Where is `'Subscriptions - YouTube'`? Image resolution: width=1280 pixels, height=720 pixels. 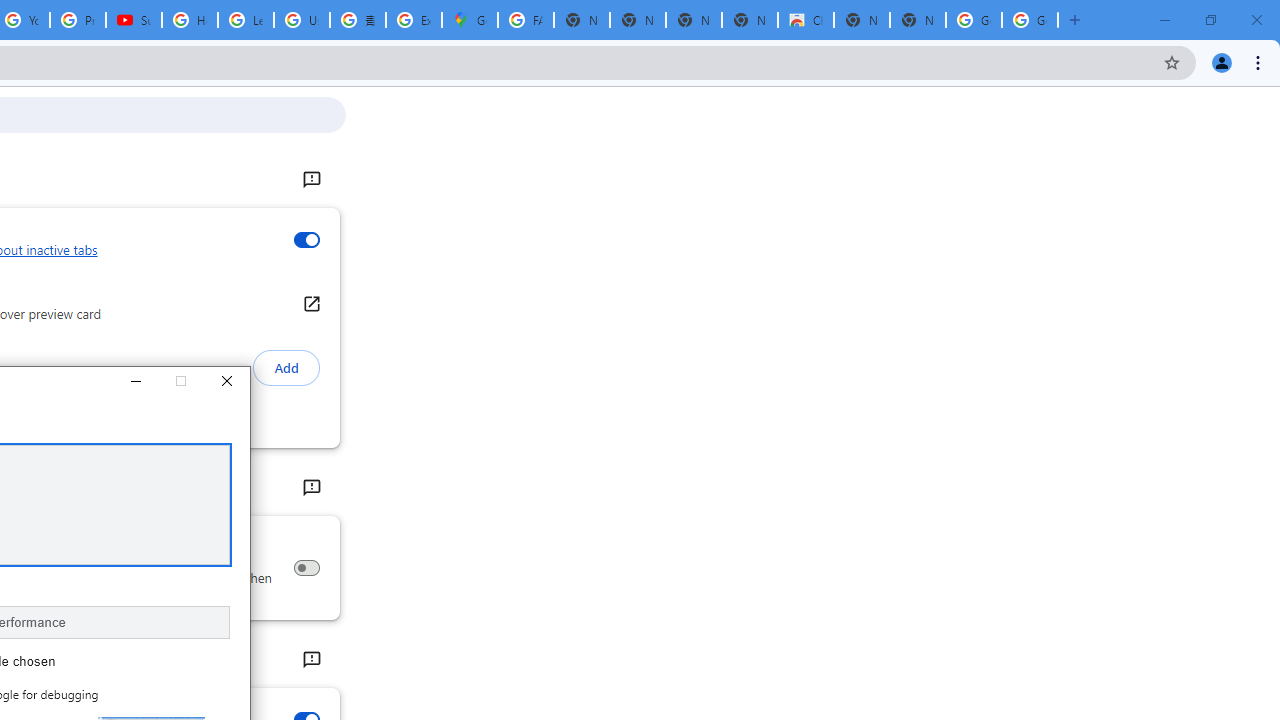
'Subscriptions - YouTube' is located at coordinates (133, 20).